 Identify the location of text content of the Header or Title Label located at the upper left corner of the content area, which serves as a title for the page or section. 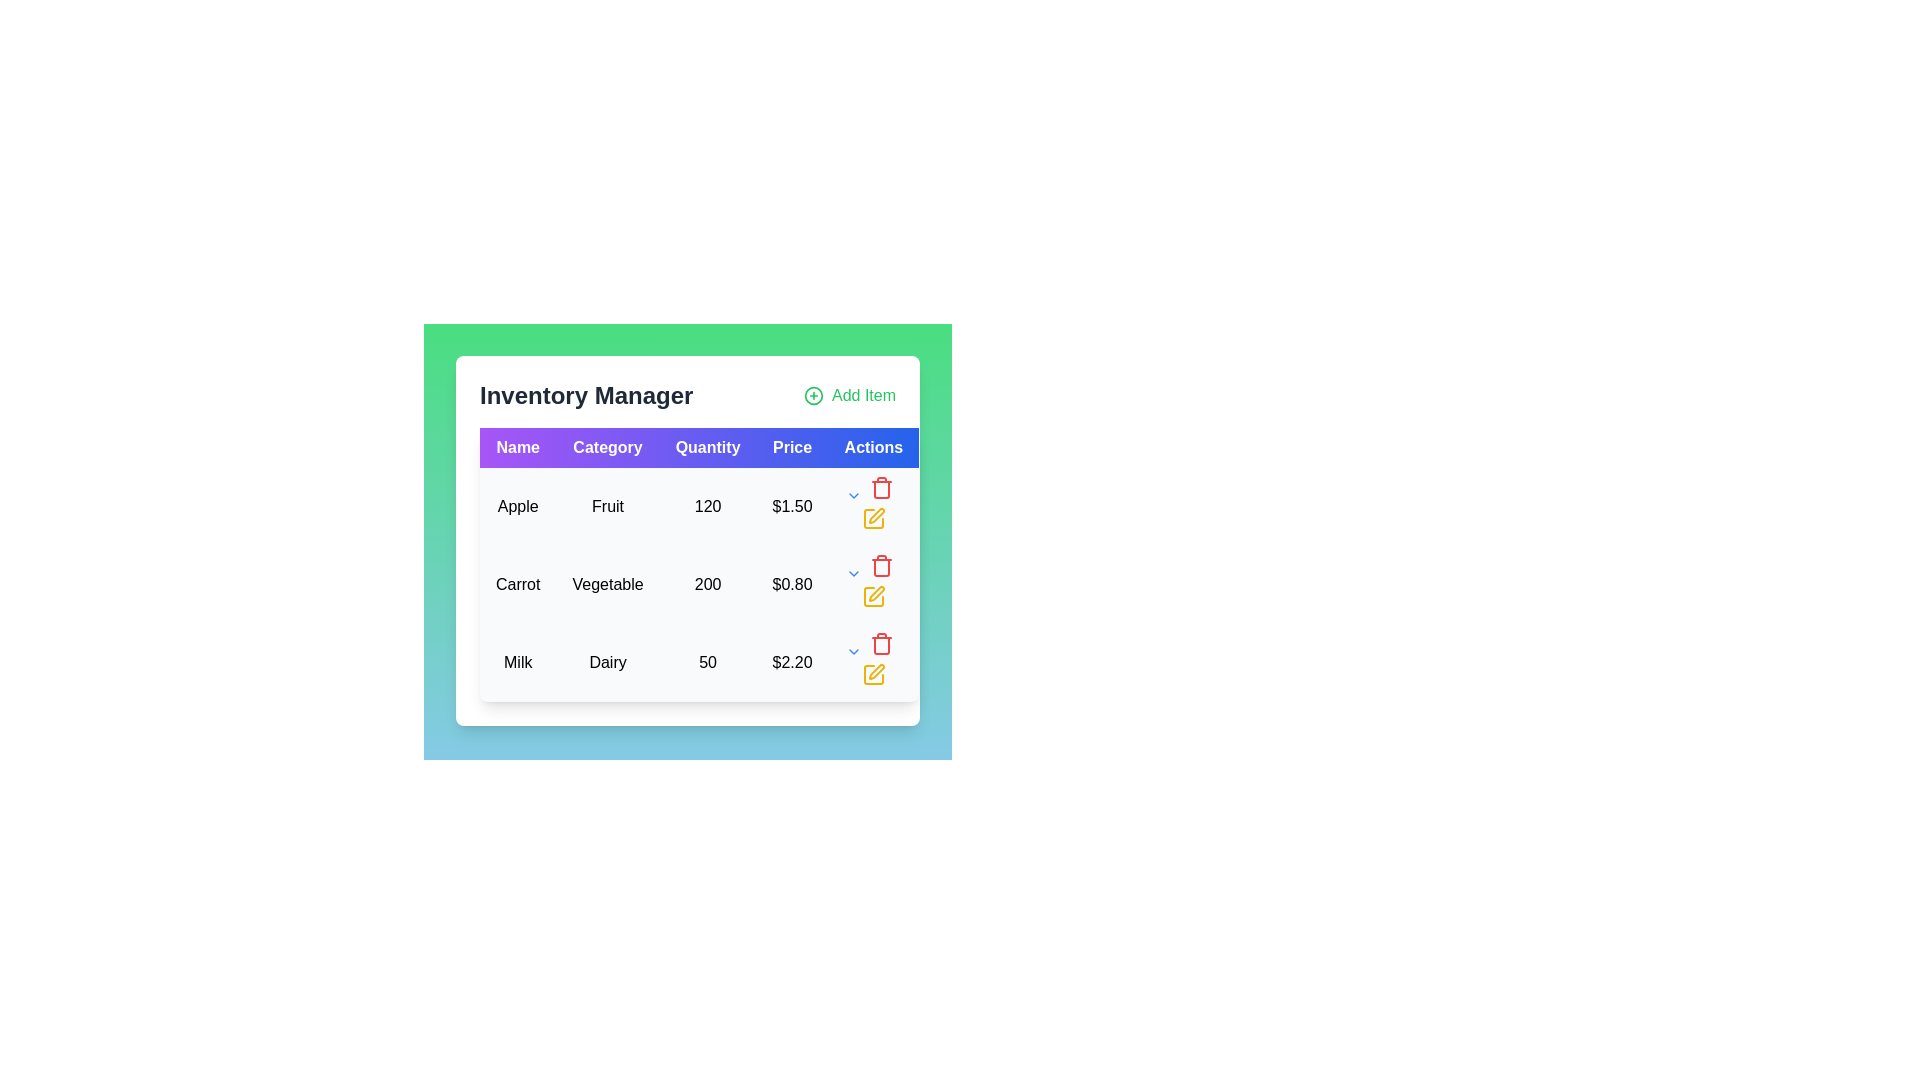
(585, 396).